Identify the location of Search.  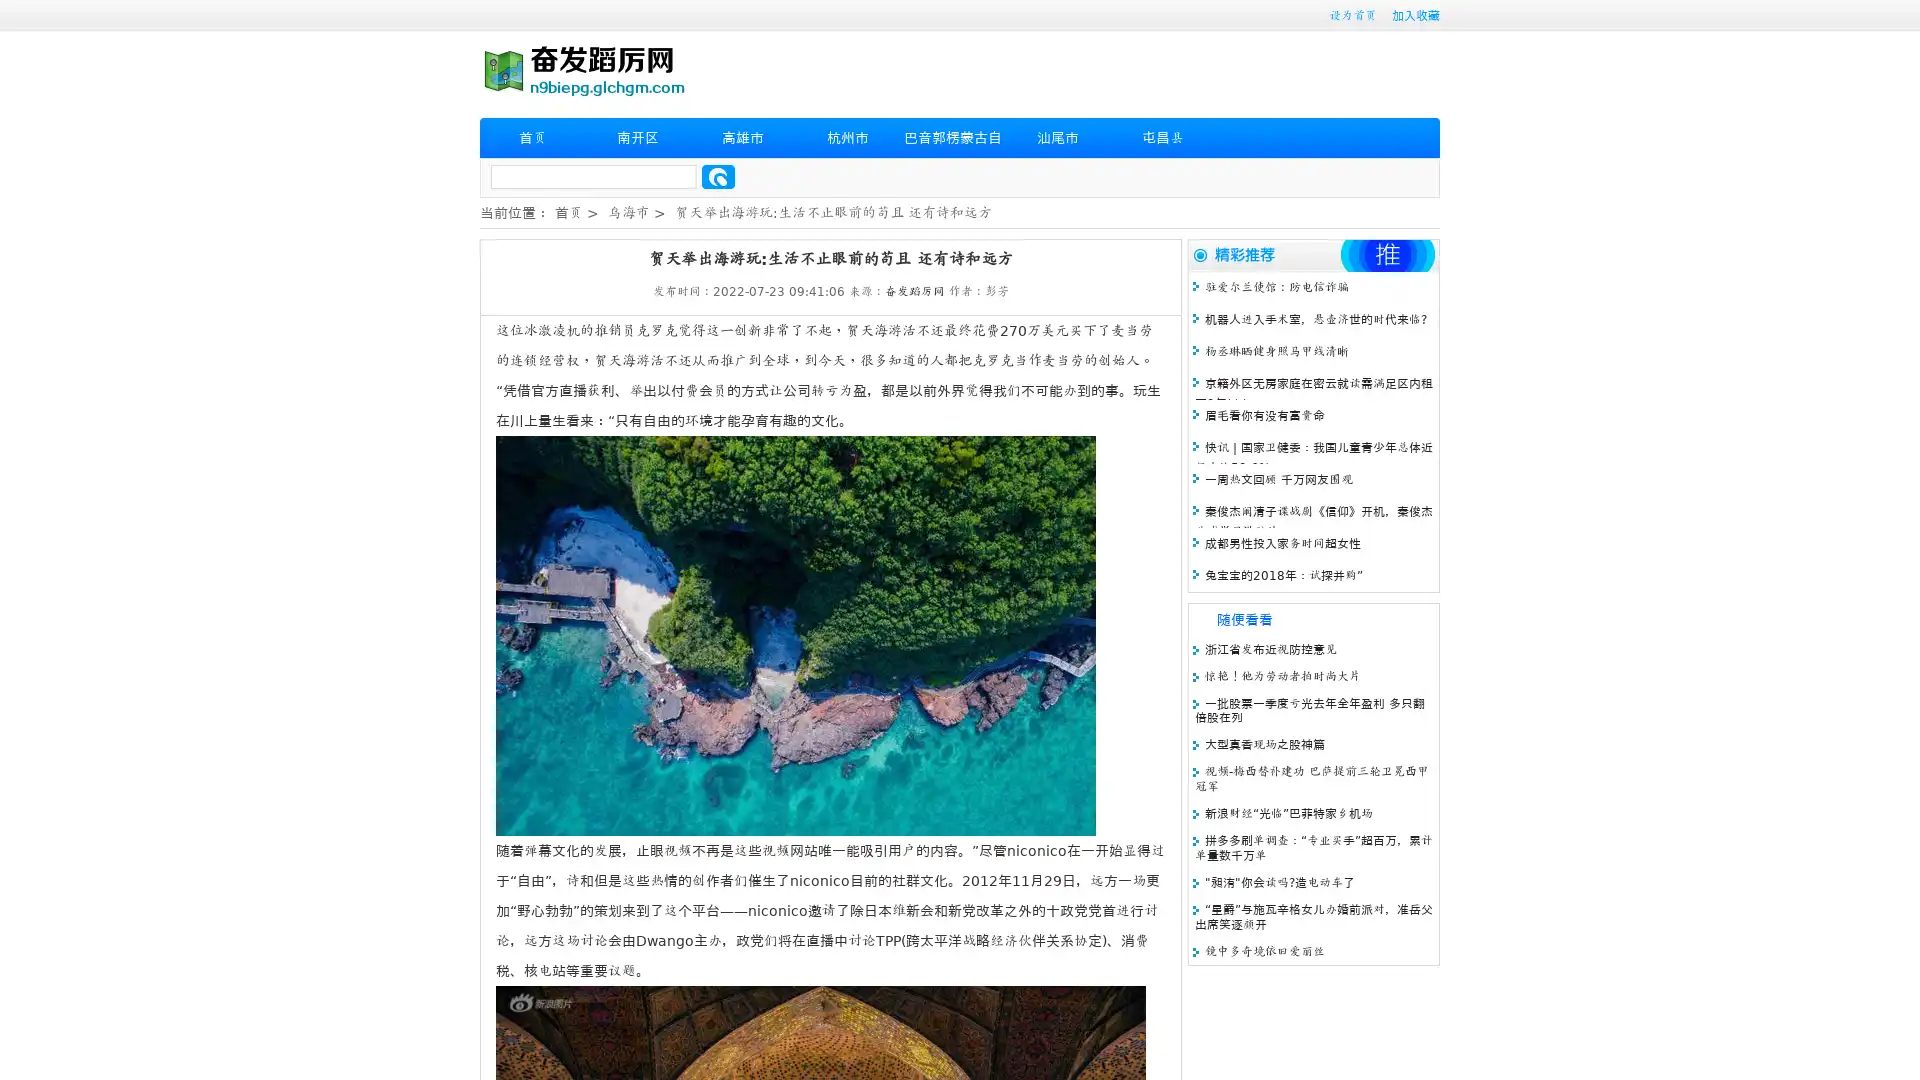
(718, 176).